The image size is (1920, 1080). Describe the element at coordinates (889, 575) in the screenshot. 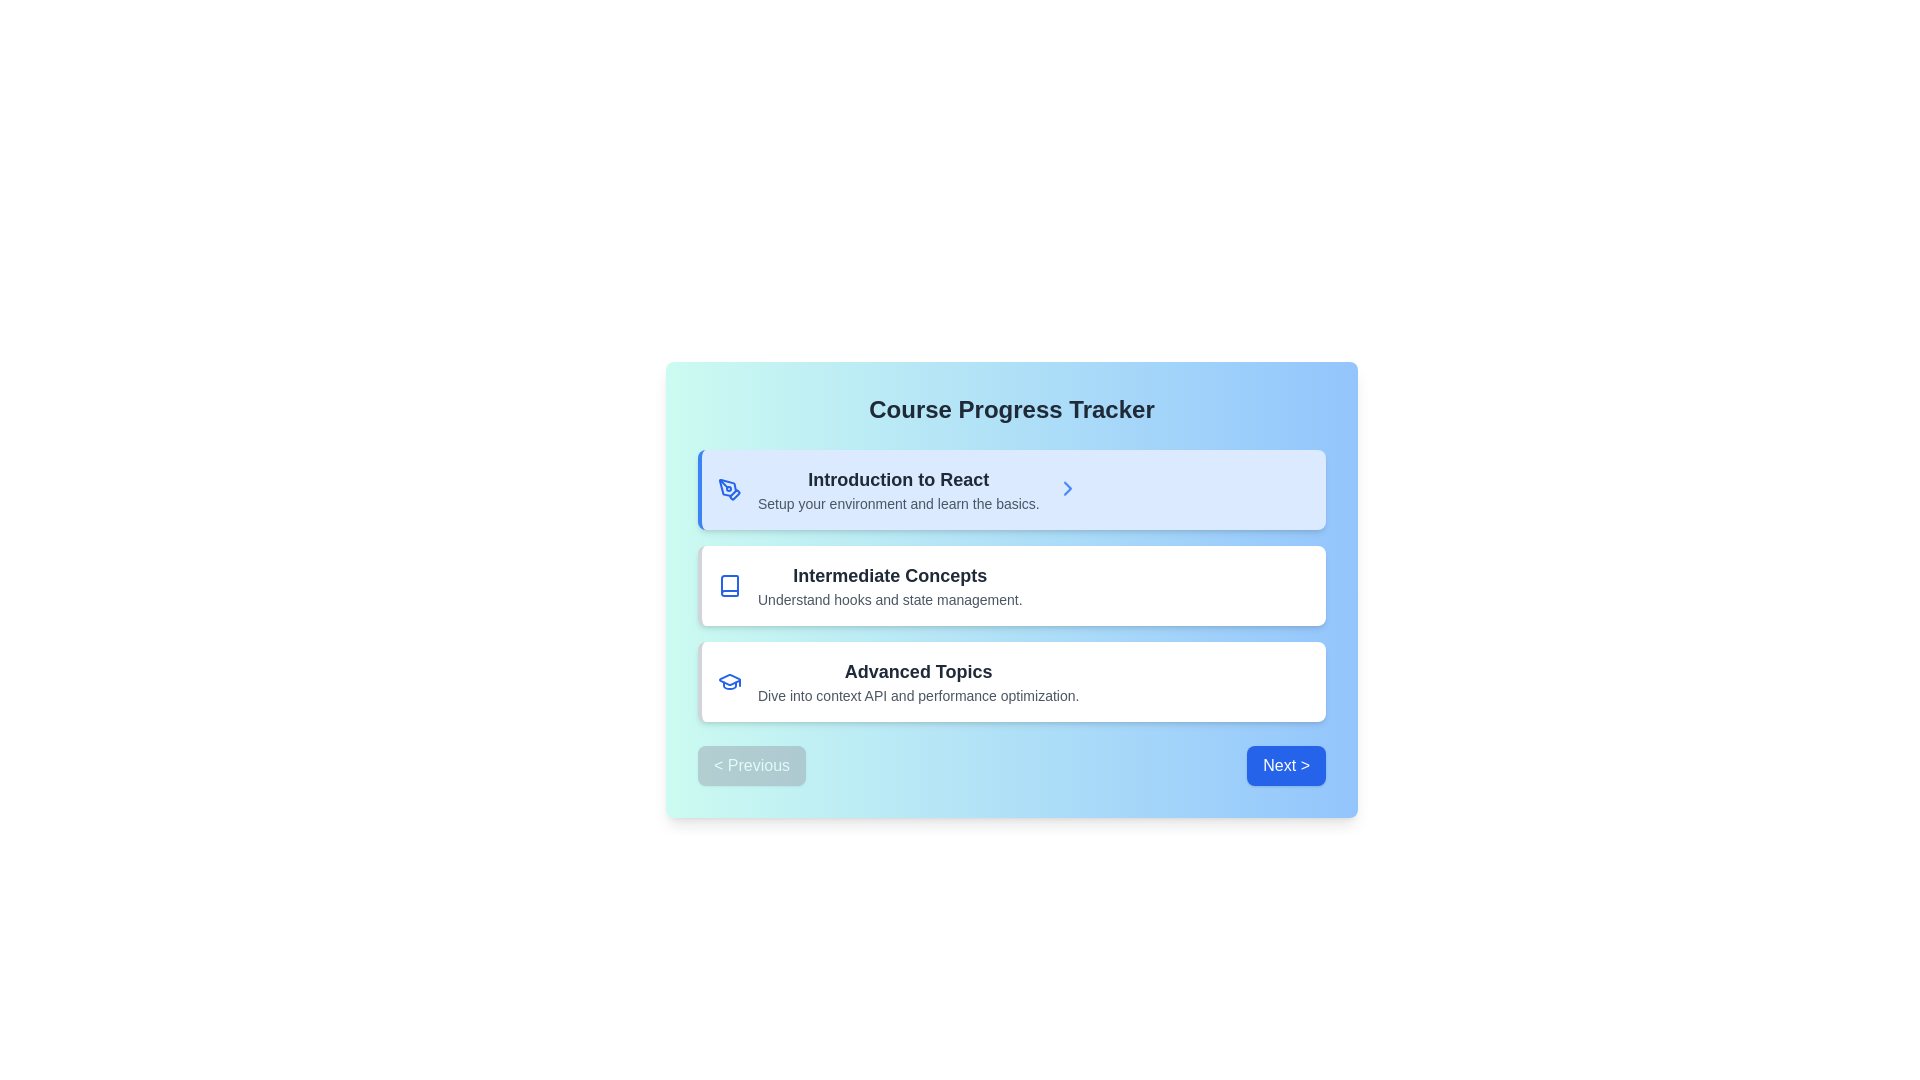

I see `the header text that signifies the topic 'Intermediate Concepts', located centrally in the UI, between 'Introduction to React' and 'Advanced Topics'` at that location.